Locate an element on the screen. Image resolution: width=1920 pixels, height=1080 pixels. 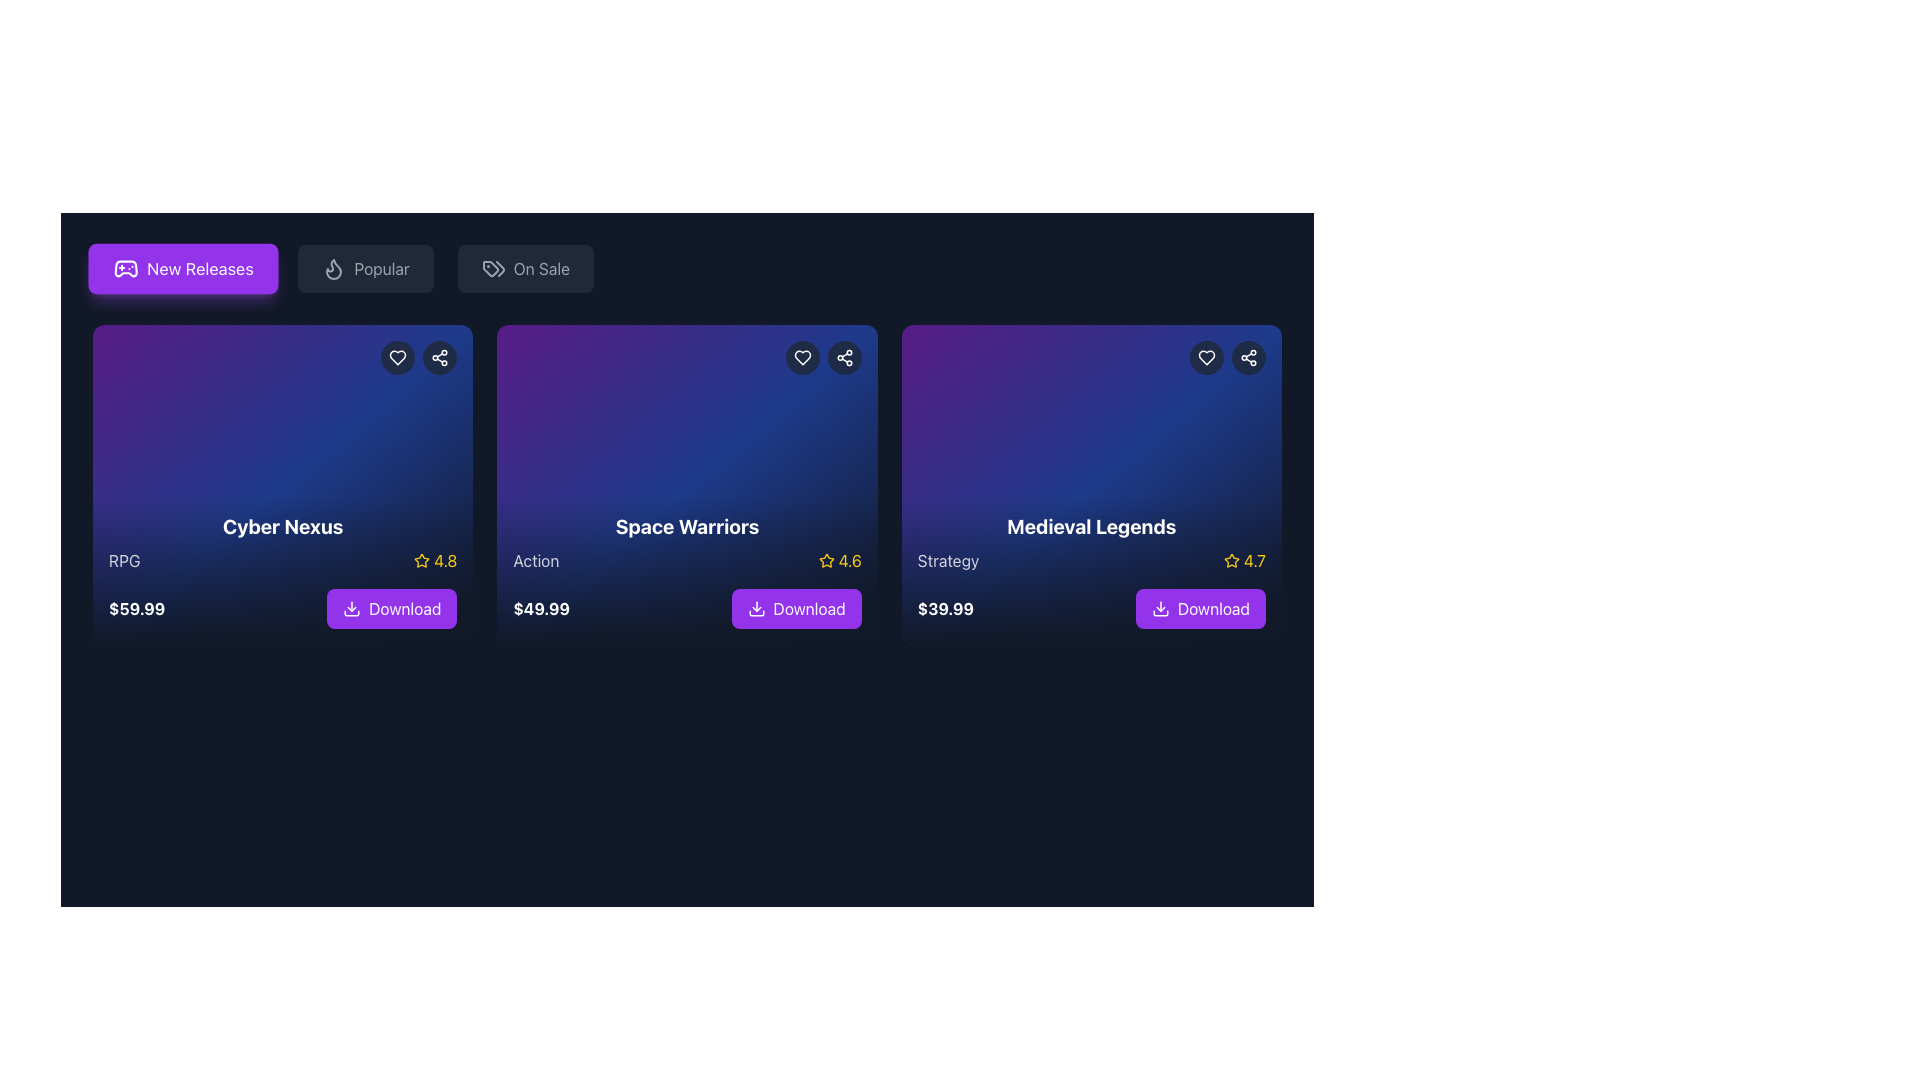
the 'New Releases' button, which is the first button in the horizontal row of navigation controls located at the upper left corner of the interface, to possibly see a tooltip or visual feedback is located at coordinates (183, 268).